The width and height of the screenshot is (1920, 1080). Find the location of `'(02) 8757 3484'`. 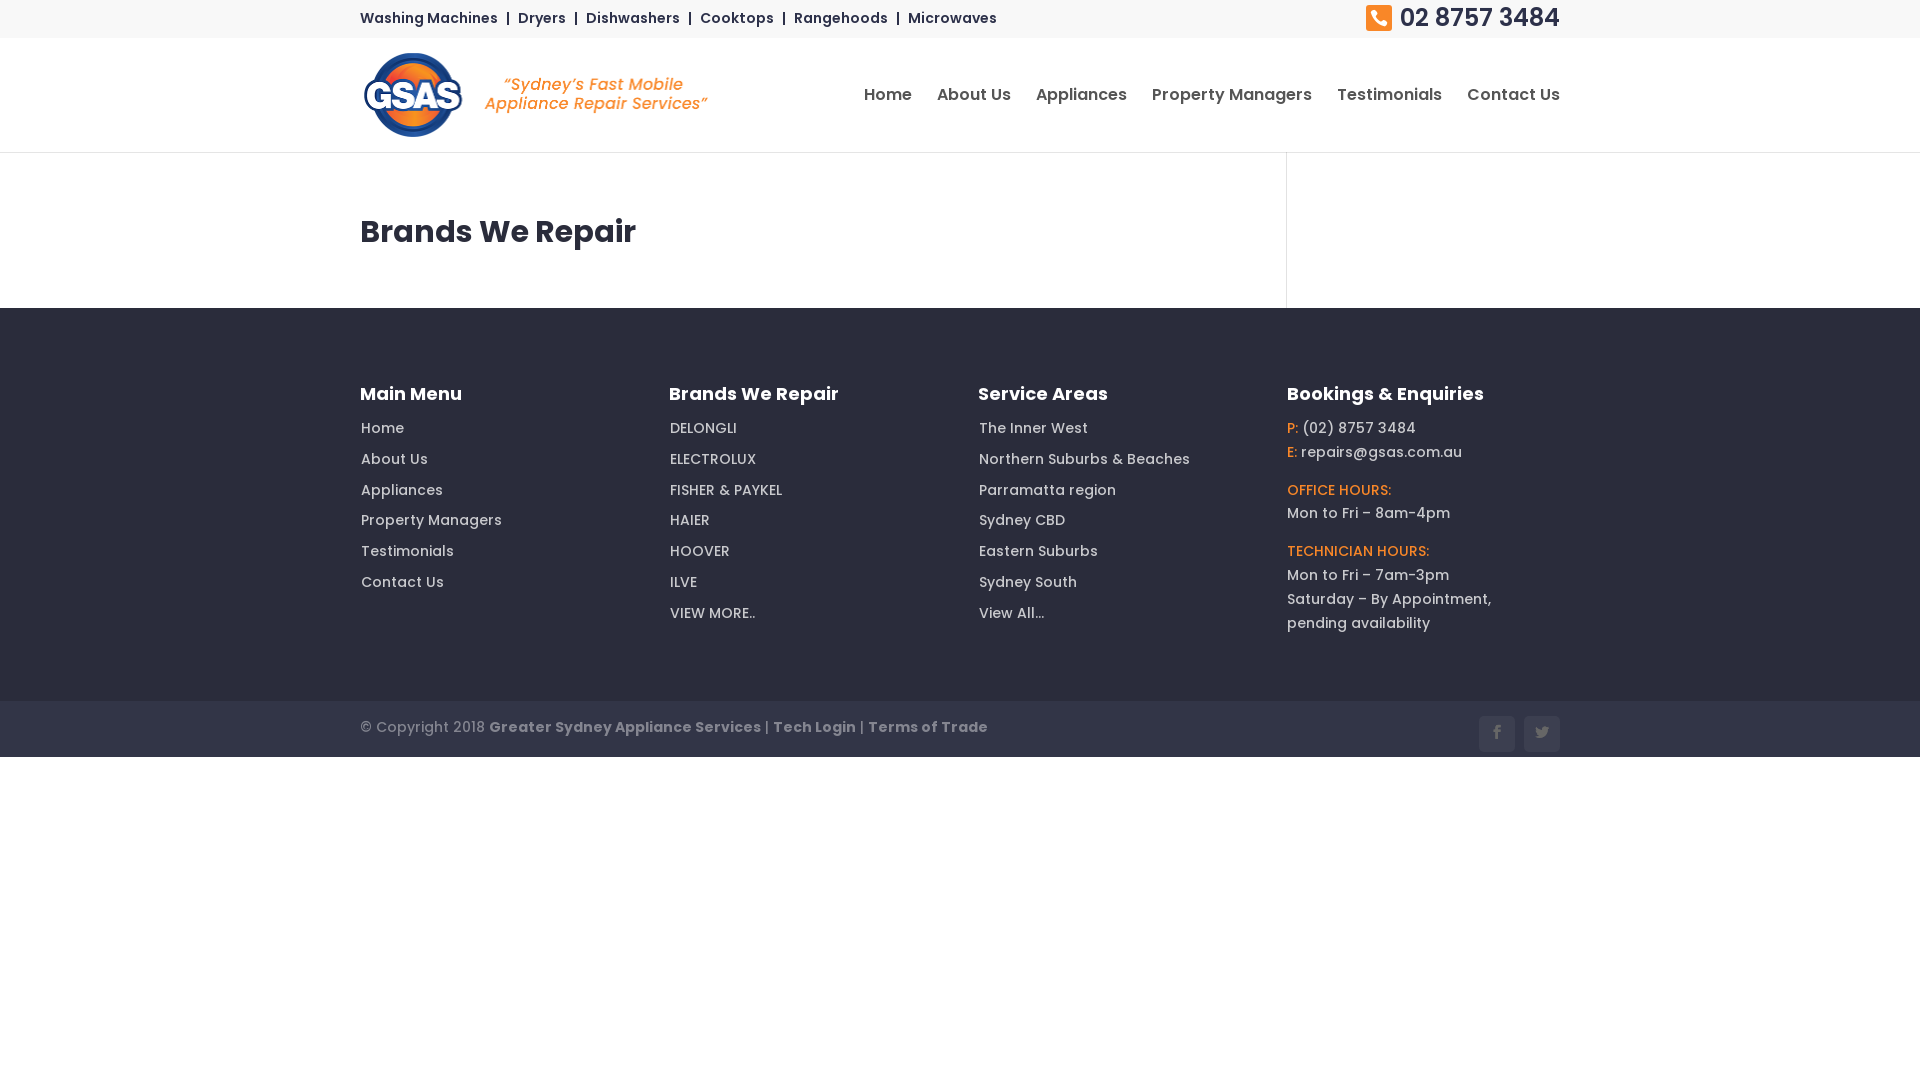

'(02) 8757 3484' is located at coordinates (1358, 427).